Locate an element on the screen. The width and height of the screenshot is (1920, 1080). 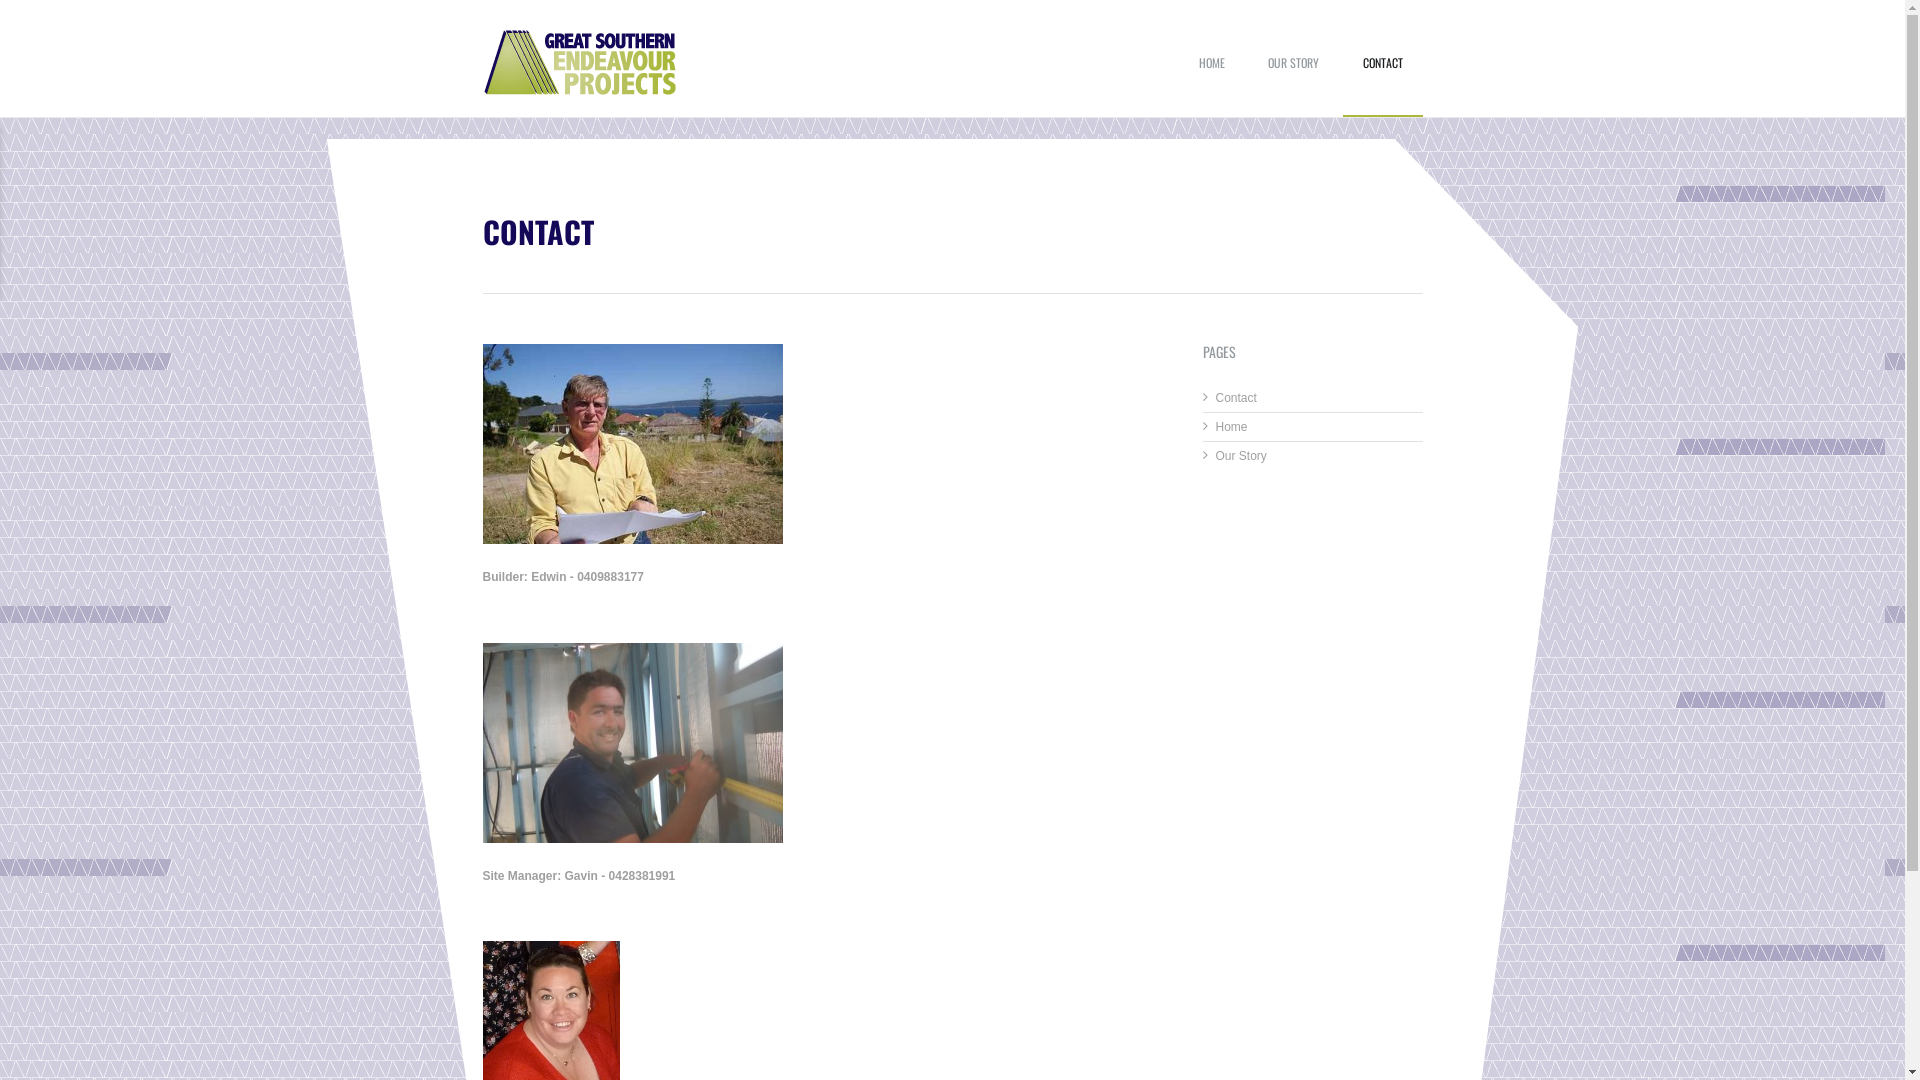
'CONTACT' is located at coordinates (1381, 79).